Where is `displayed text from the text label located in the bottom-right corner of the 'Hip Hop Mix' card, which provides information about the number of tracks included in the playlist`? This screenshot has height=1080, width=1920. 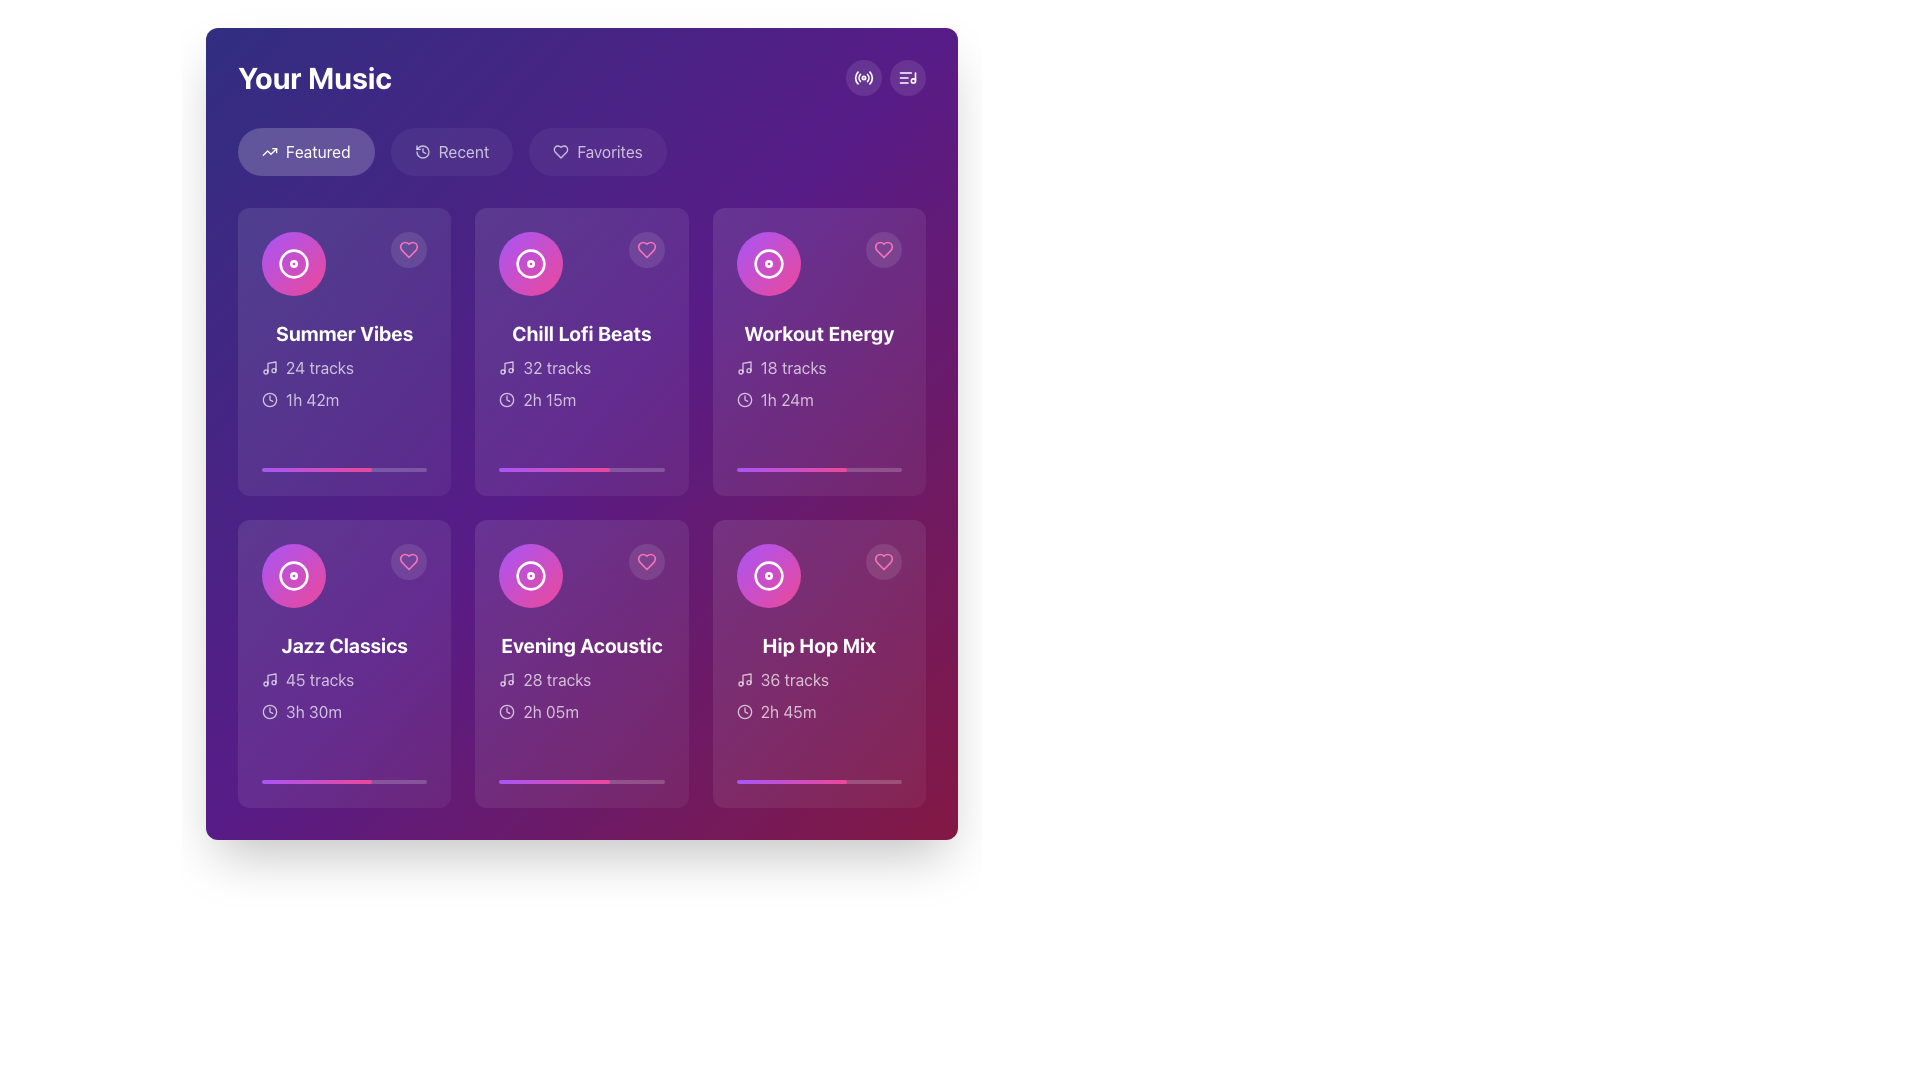 displayed text from the text label located in the bottom-right corner of the 'Hip Hop Mix' card, which provides information about the number of tracks included in the playlist is located at coordinates (793, 678).